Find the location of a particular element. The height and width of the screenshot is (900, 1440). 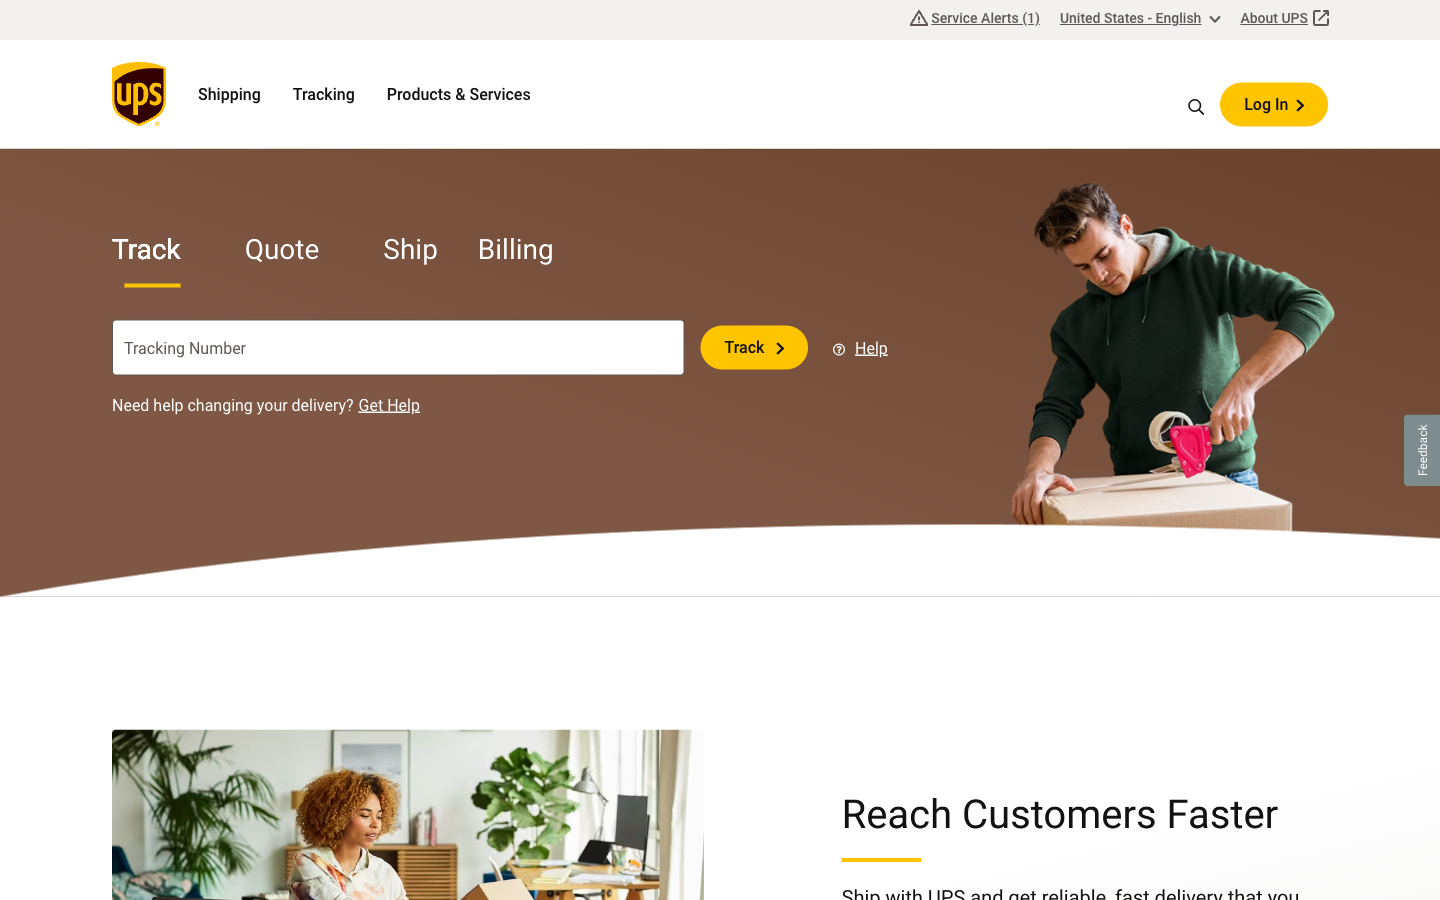

Remove the last character of the tracking number in the tracking bar is located at coordinates (589, 347).